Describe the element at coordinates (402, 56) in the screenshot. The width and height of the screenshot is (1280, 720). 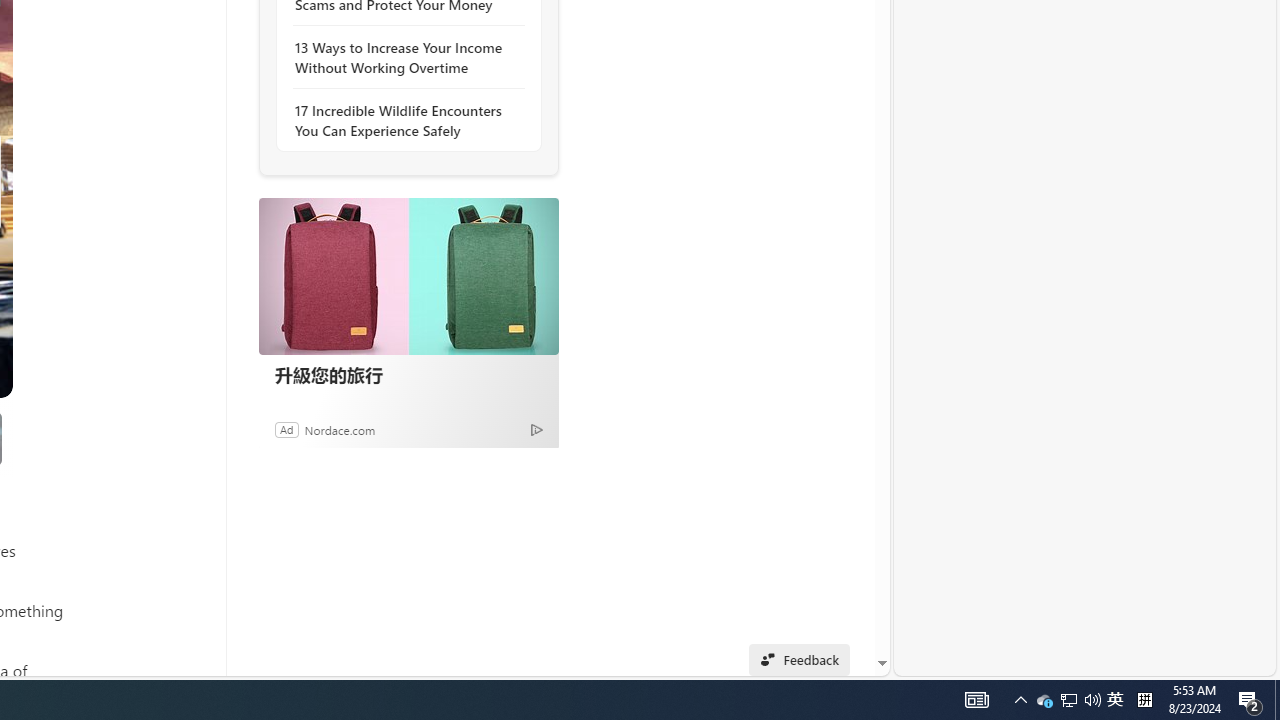
I see `'13 Ways to Increase Your Income Without Working Overtime'` at that location.